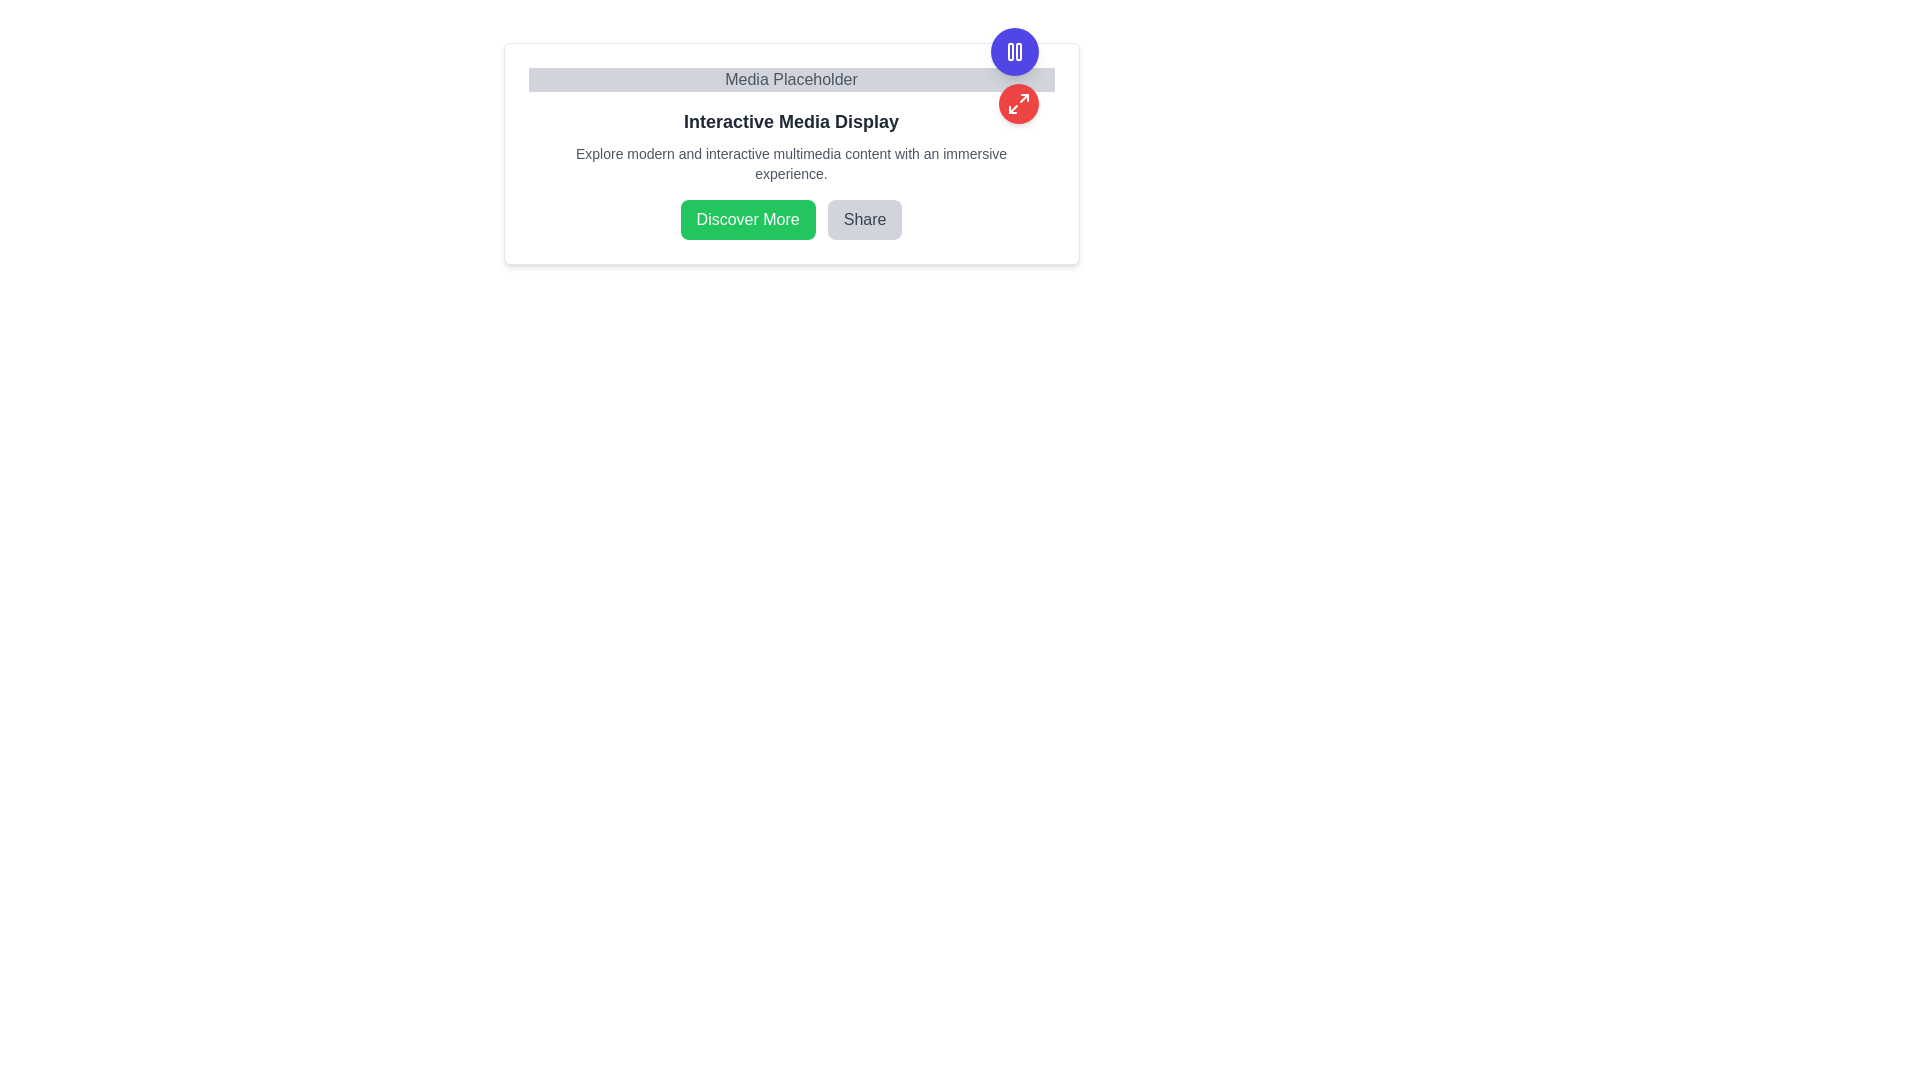 The image size is (1920, 1080). I want to click on the 'Share' button, which is a rectangular button with rounded corners, light gray background, and dark gray text located to the right of the 'Discover More' button, so click(865, 219).